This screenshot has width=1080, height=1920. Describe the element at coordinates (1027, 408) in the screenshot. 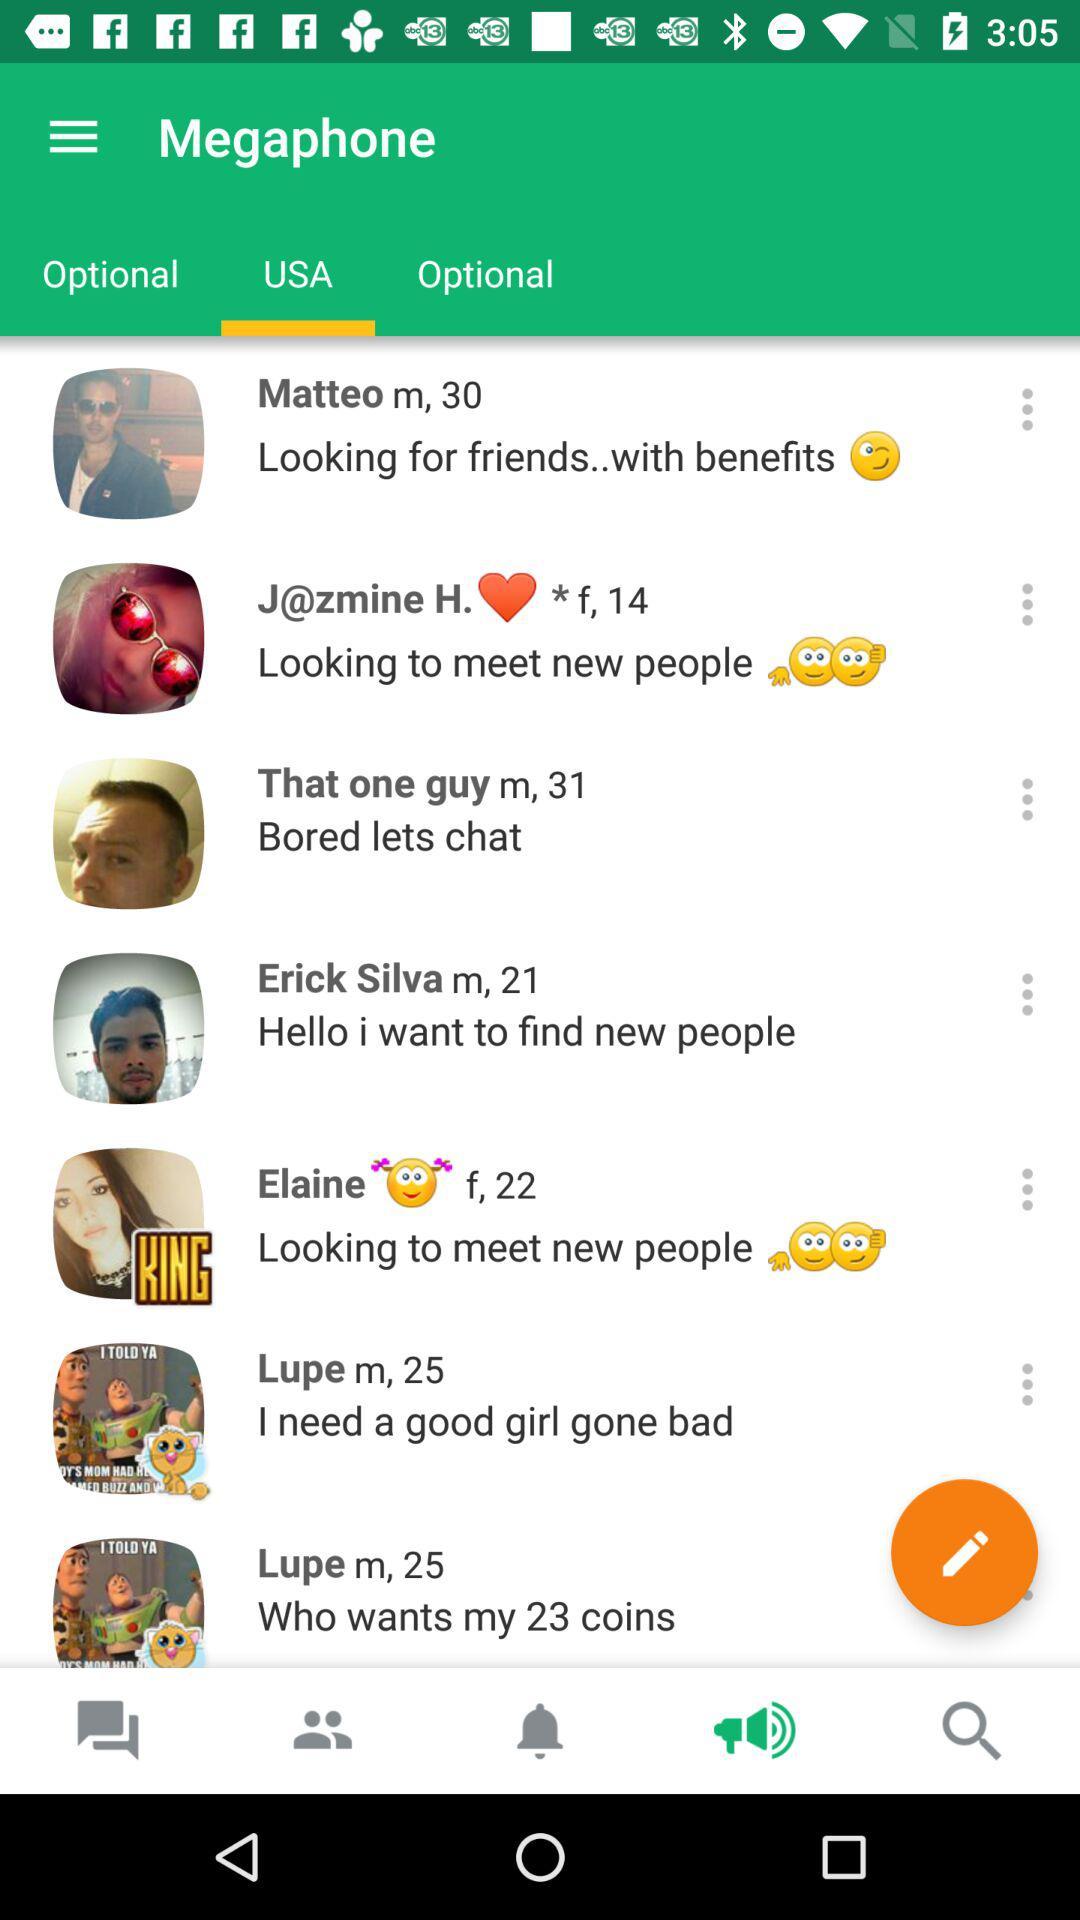

I see `profile options` at that location.